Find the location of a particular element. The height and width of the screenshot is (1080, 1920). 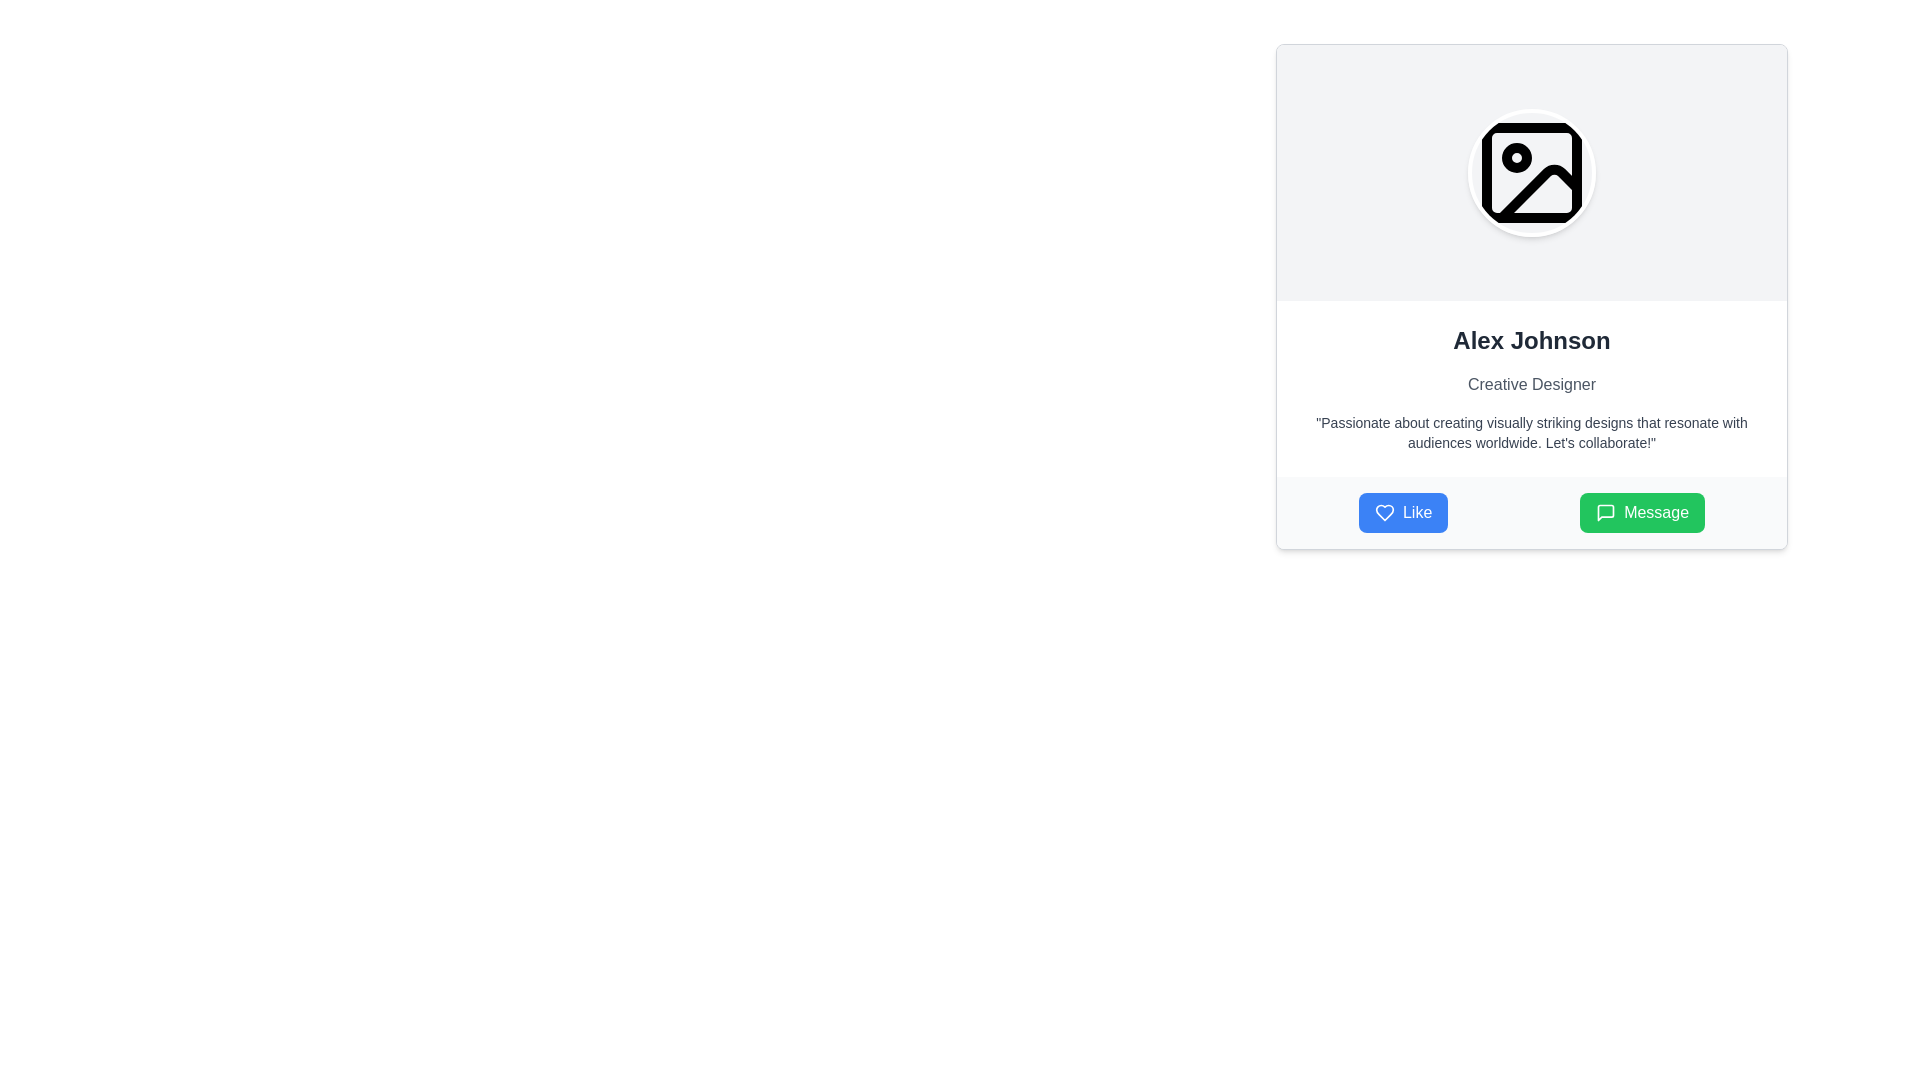

the small circular graphical feature located slightly offset to the top-left of the center of the user avatar in the profile card is located at coordinates (1516, 157).